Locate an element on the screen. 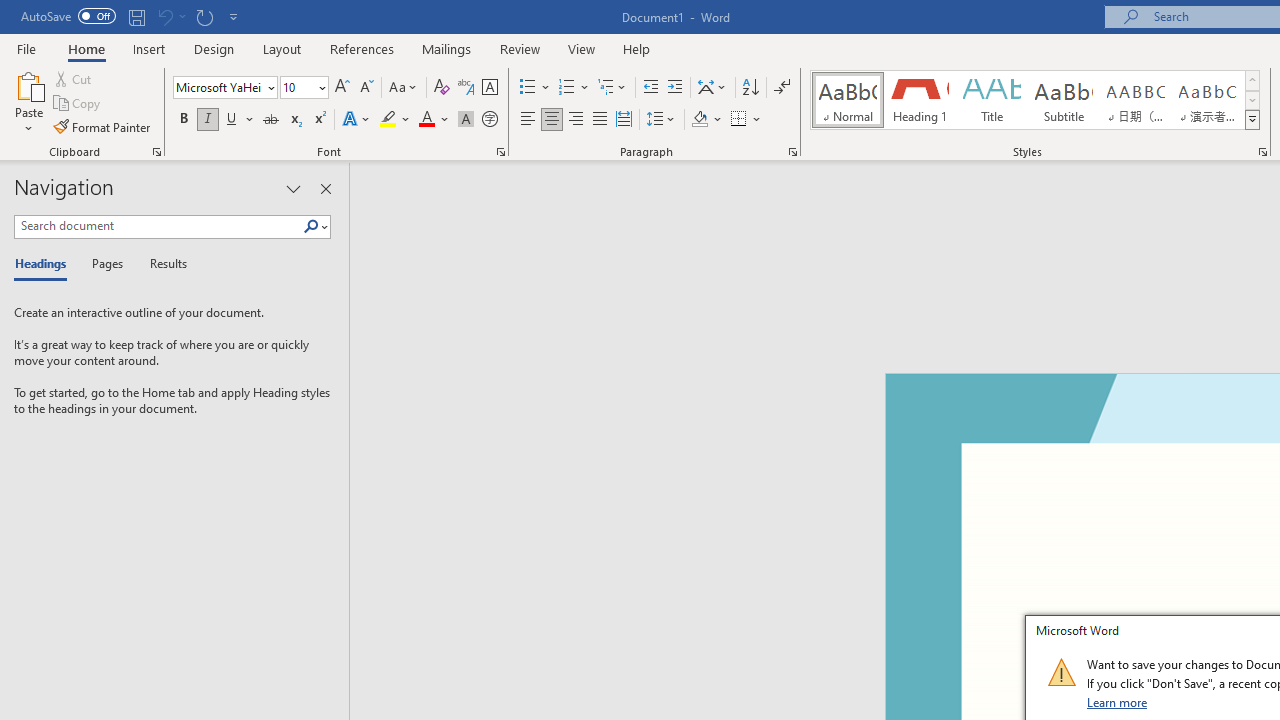  'Phonetic Guide...' is located at coordinates (464, 86).